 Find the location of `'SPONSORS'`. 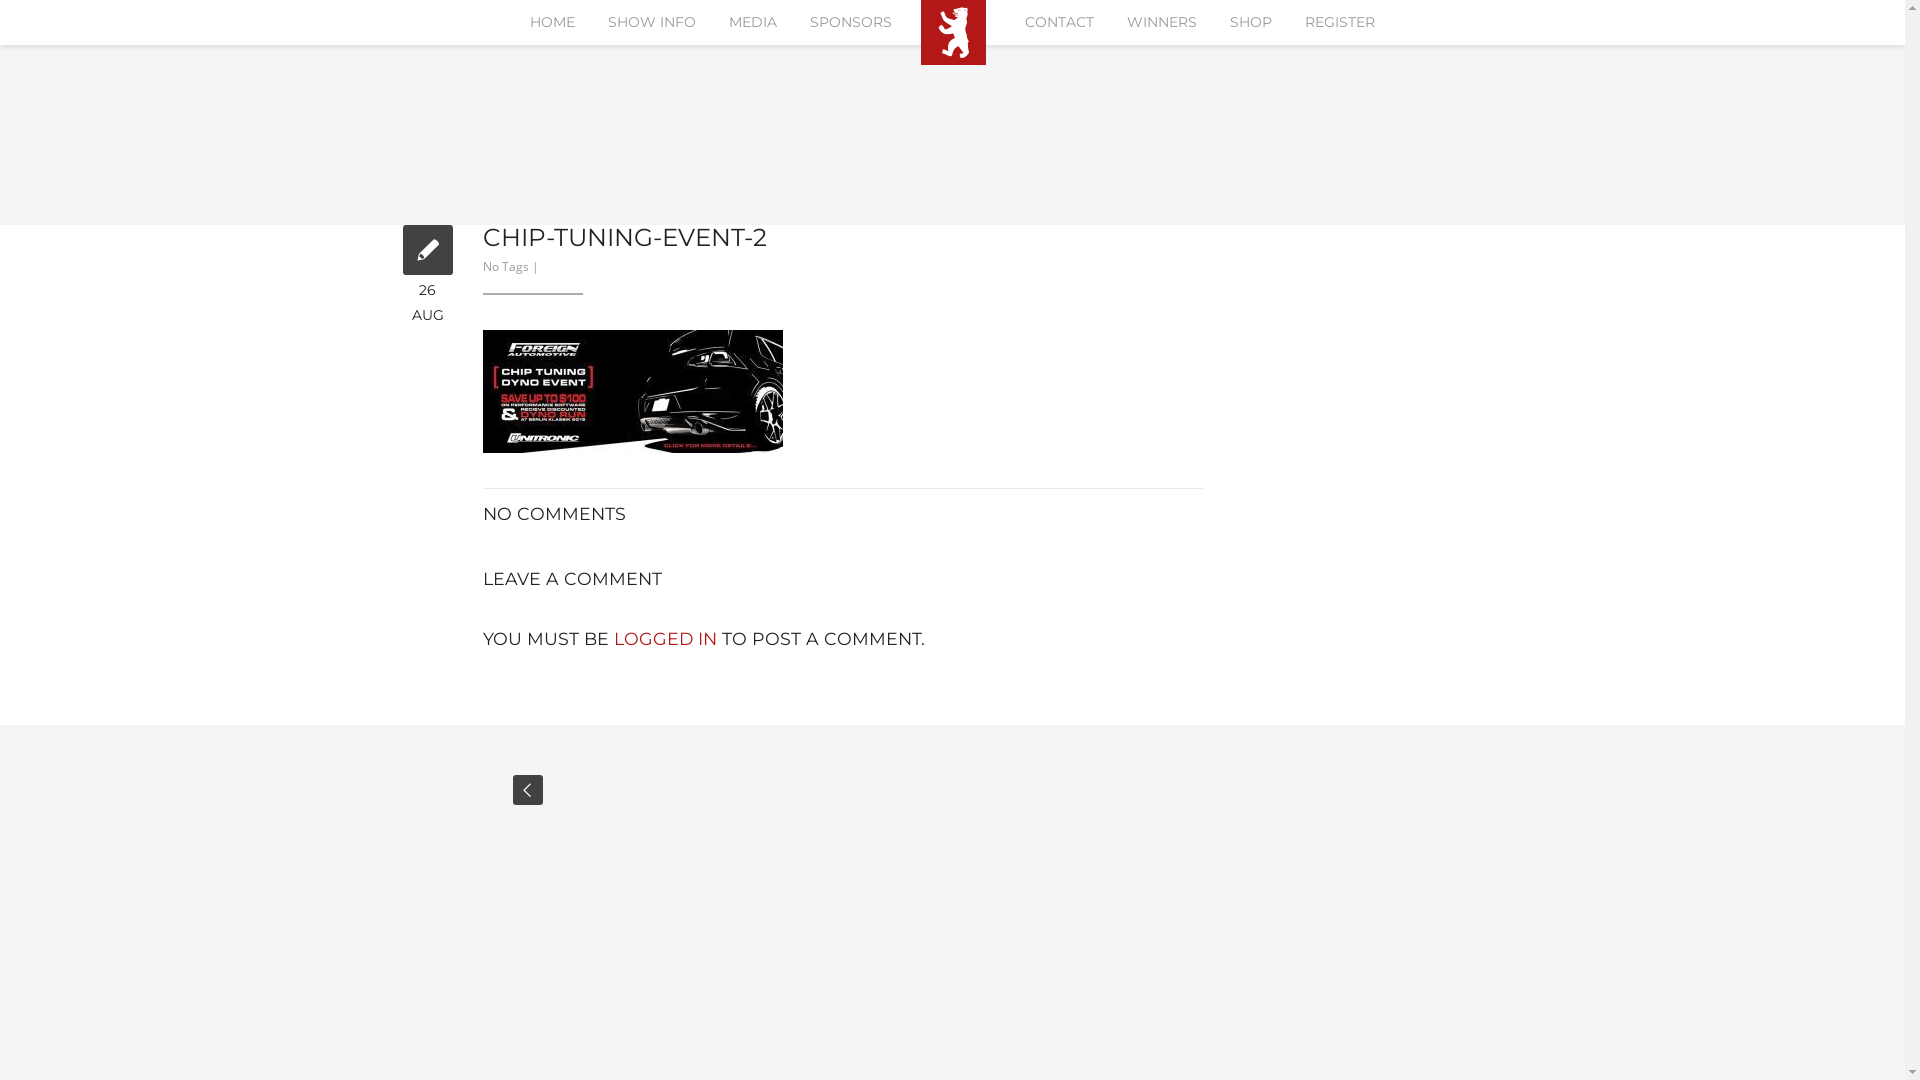

'SPONSORS' is located at coordinates (850, 22).